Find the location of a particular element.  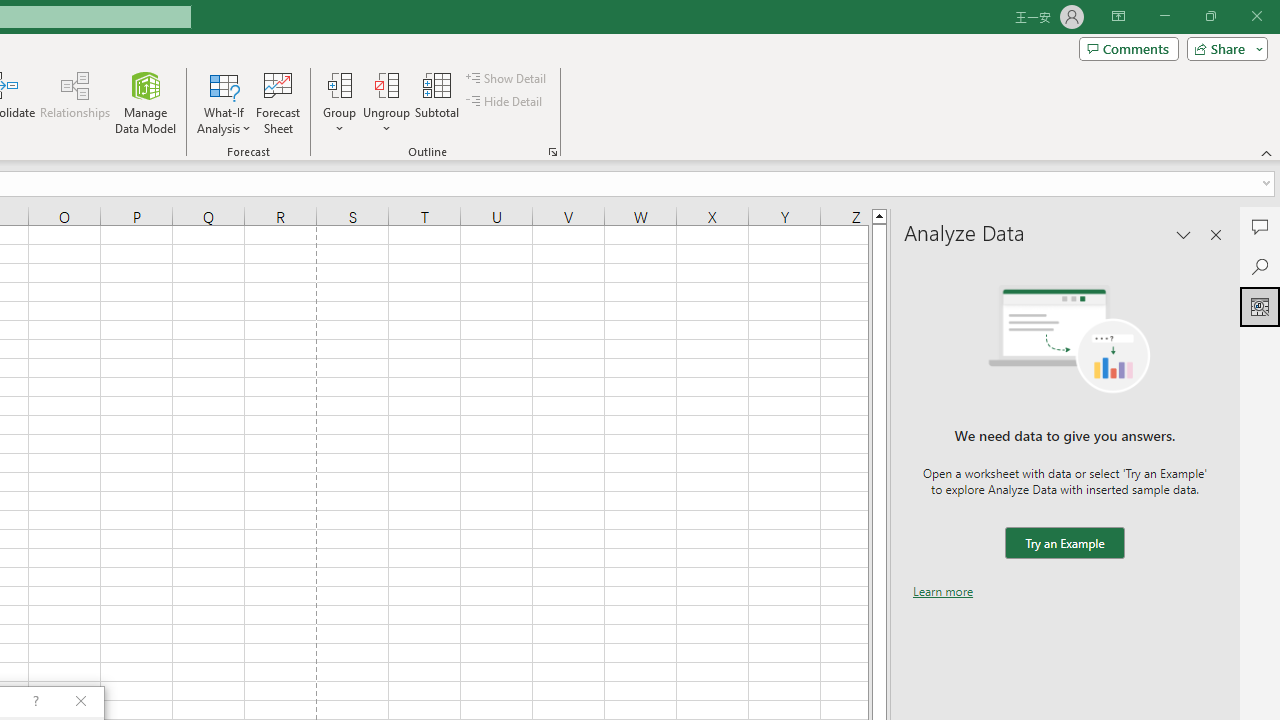

'Relationships' is located at coordinates (75, 103).